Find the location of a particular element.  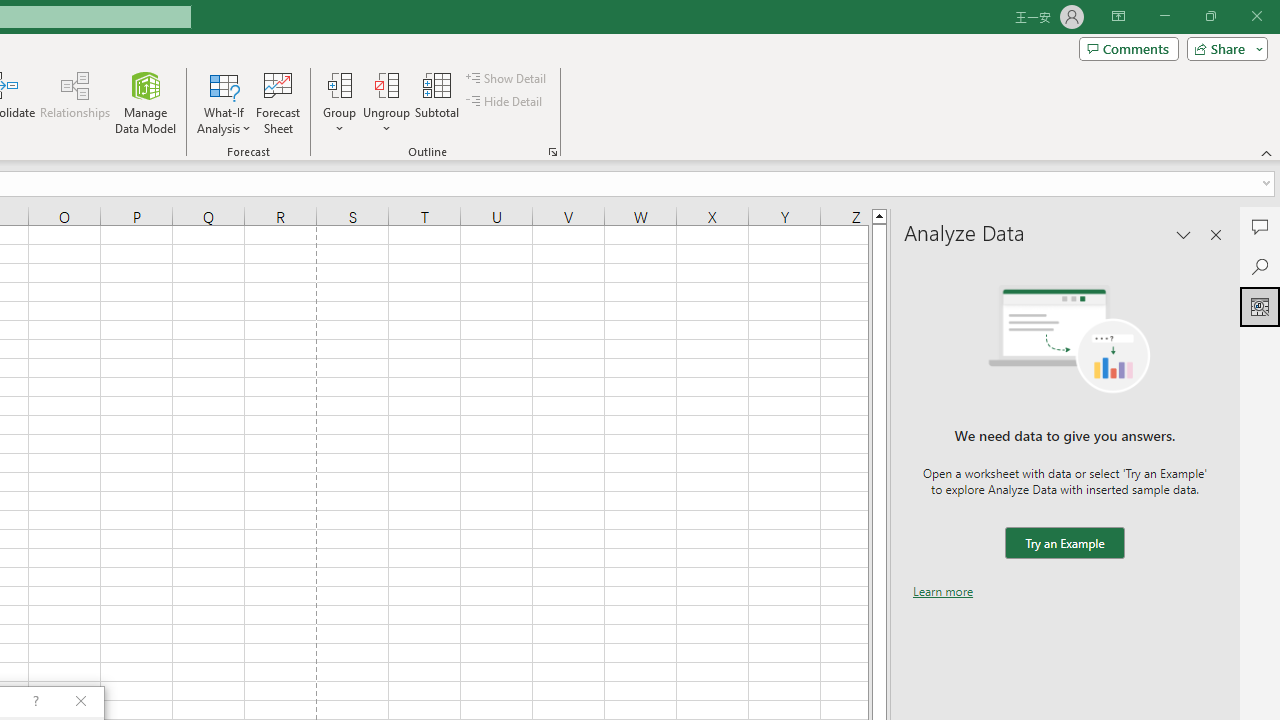

'Relationships' is located at coordinates (75, 103).